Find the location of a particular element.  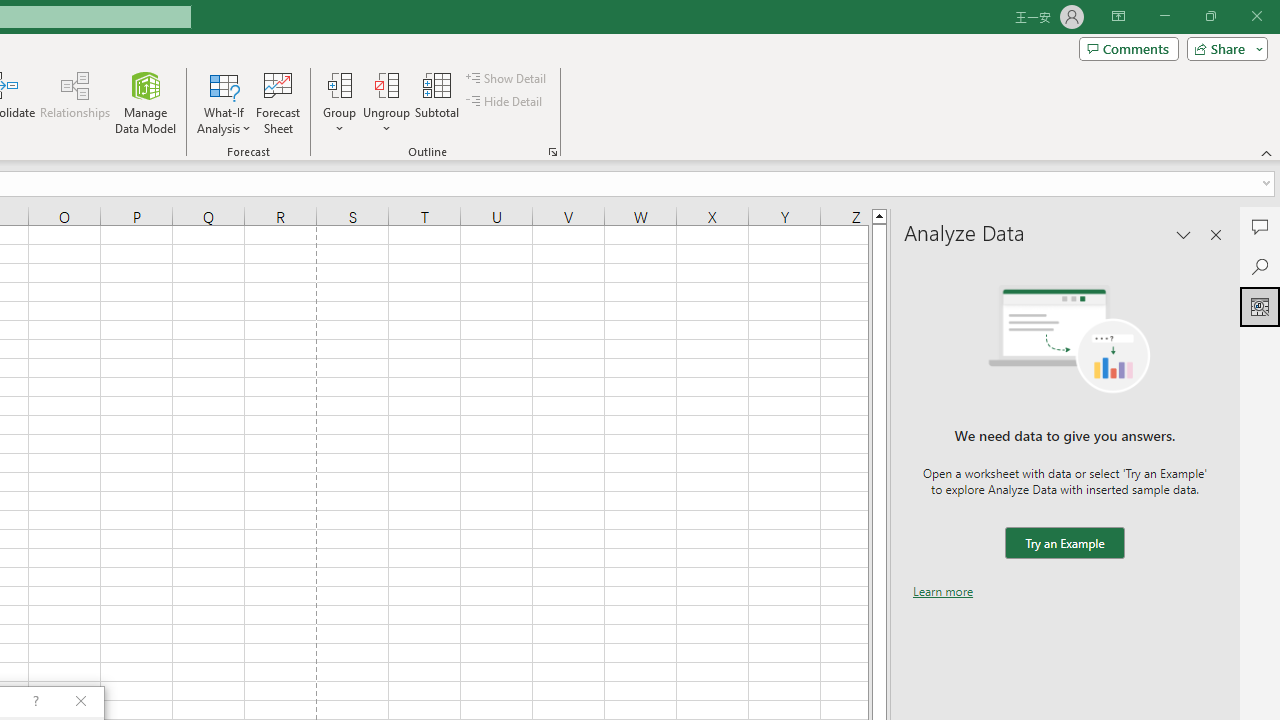

'Relationships' is located at coordinates (75, 103).